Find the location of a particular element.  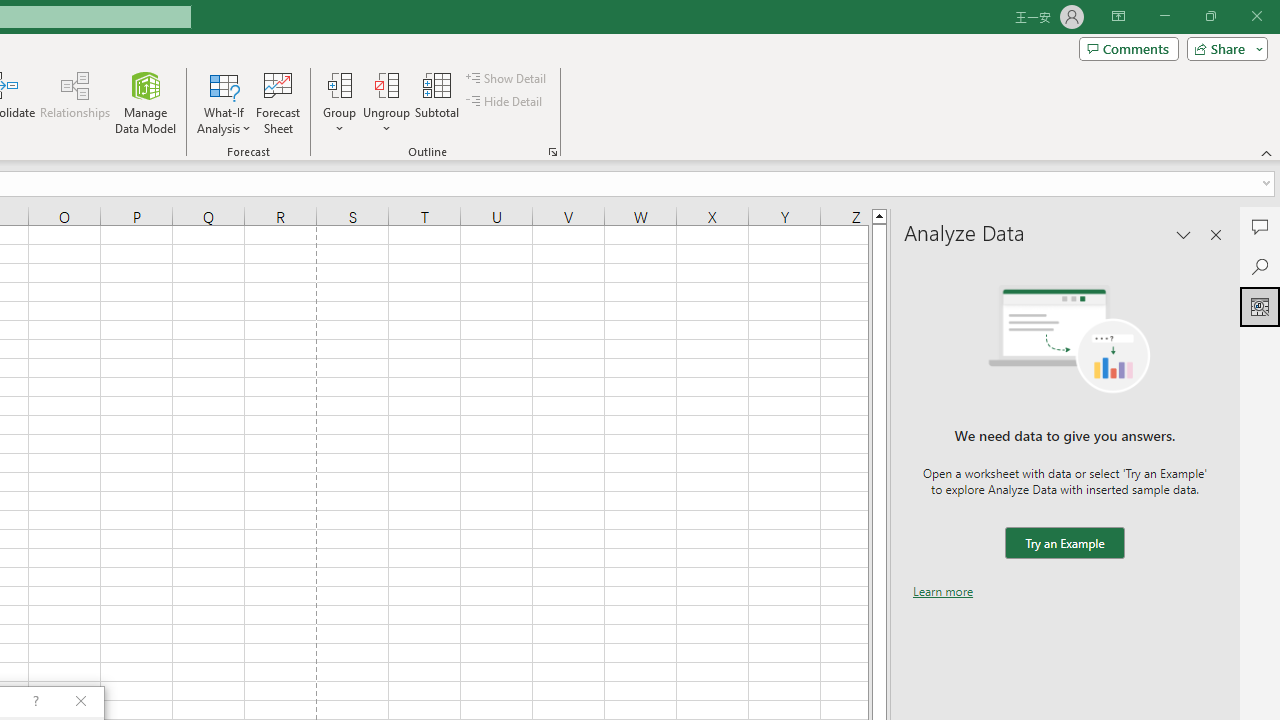

'Relationships' is located at coordinates (75, 103).